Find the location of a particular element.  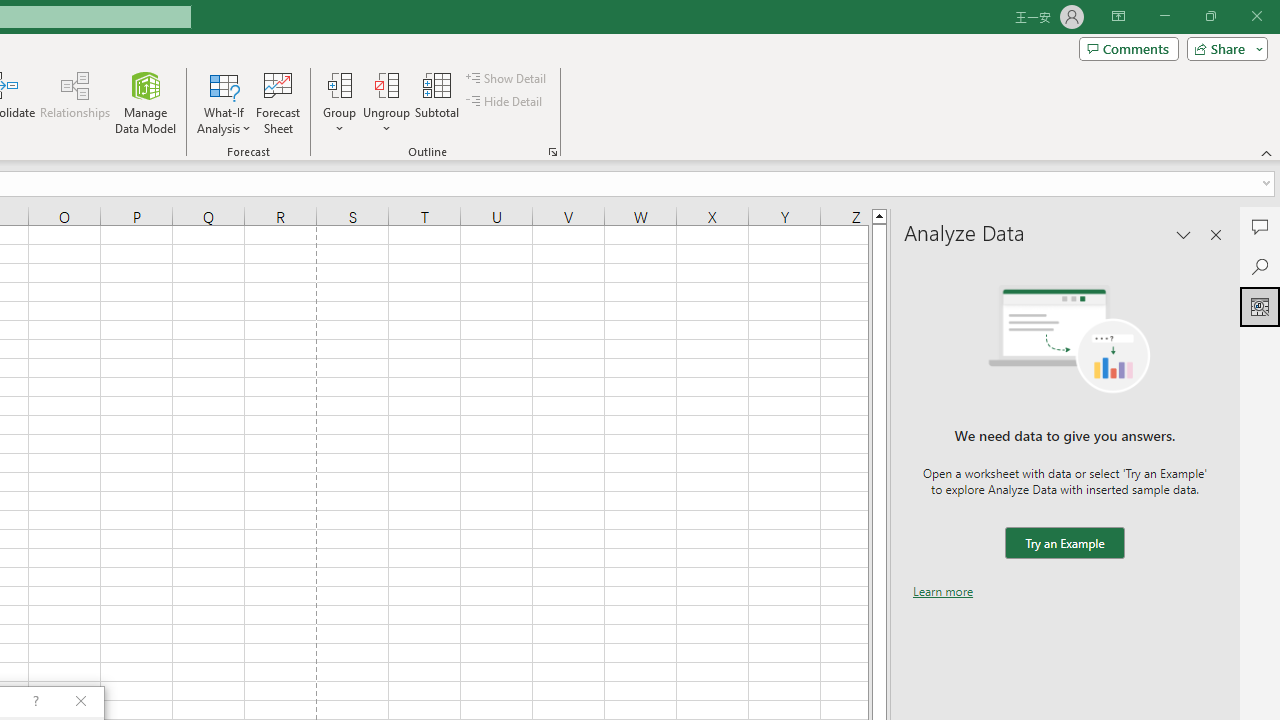

'Relationships' is located at coordinates (75, 103).